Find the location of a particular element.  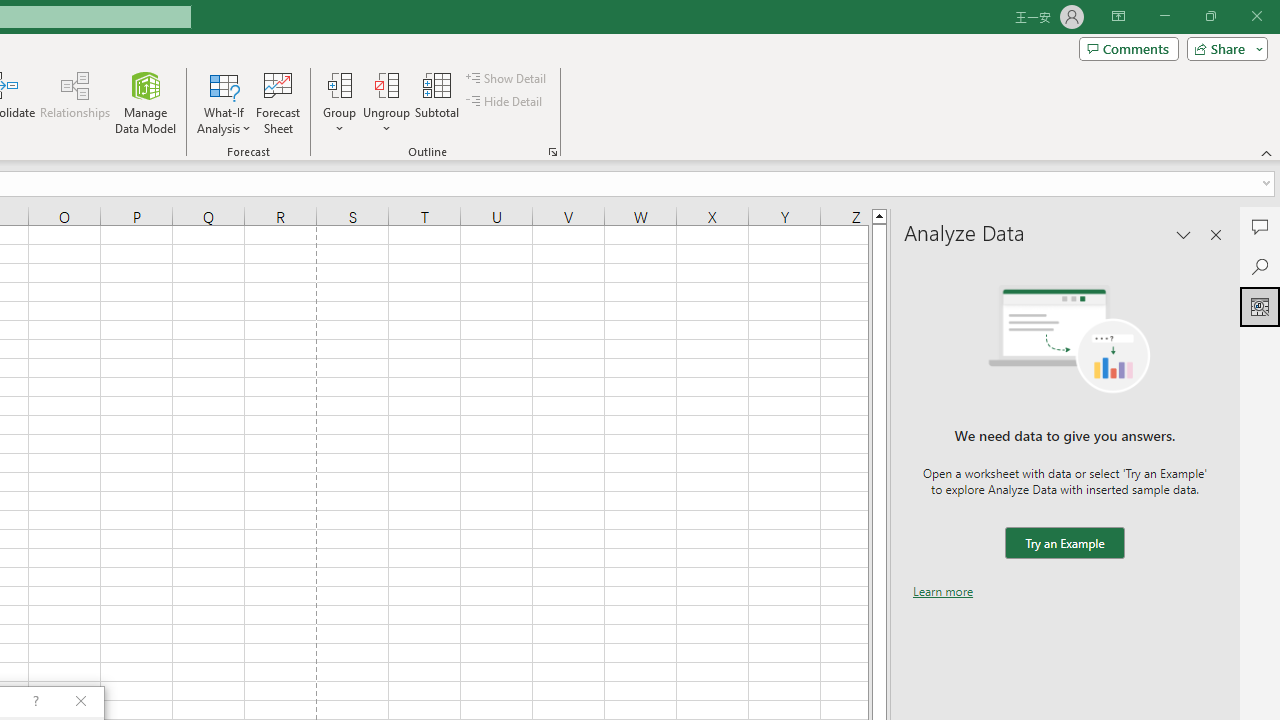

'Relationships' is located at coordinates (75, 103).